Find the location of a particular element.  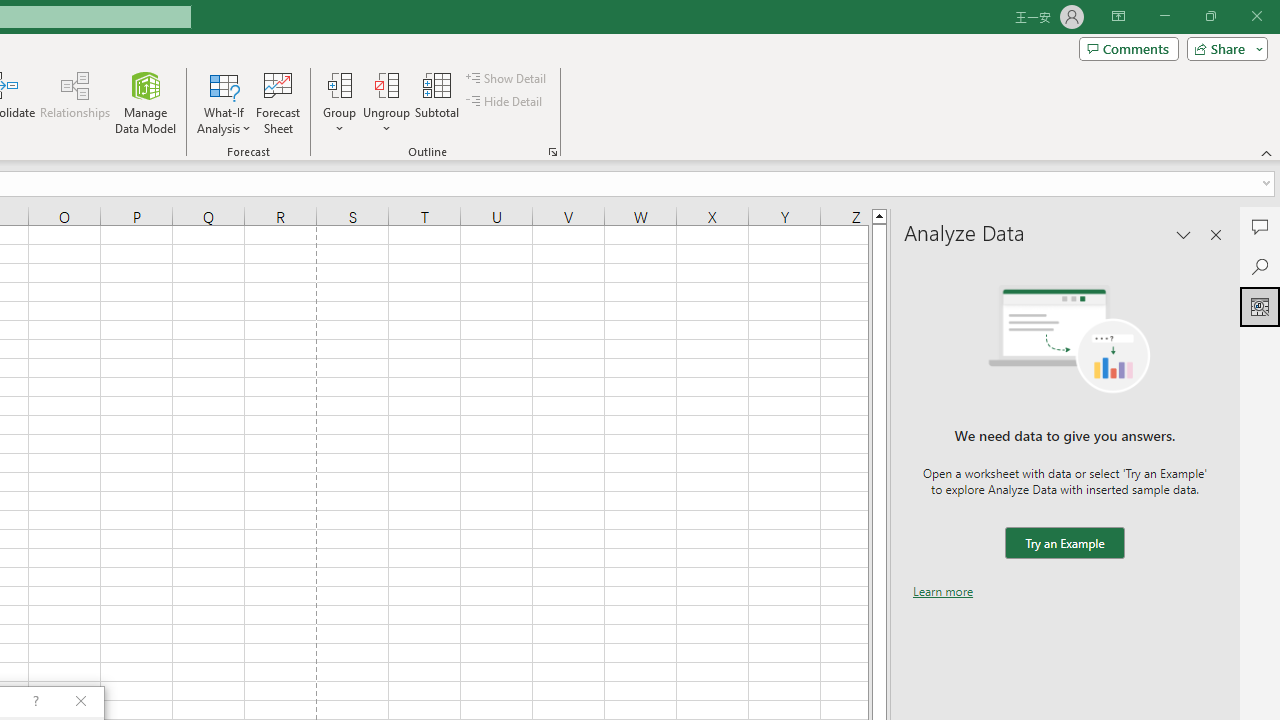

'Relationships' is located at coordinates (75, 103).